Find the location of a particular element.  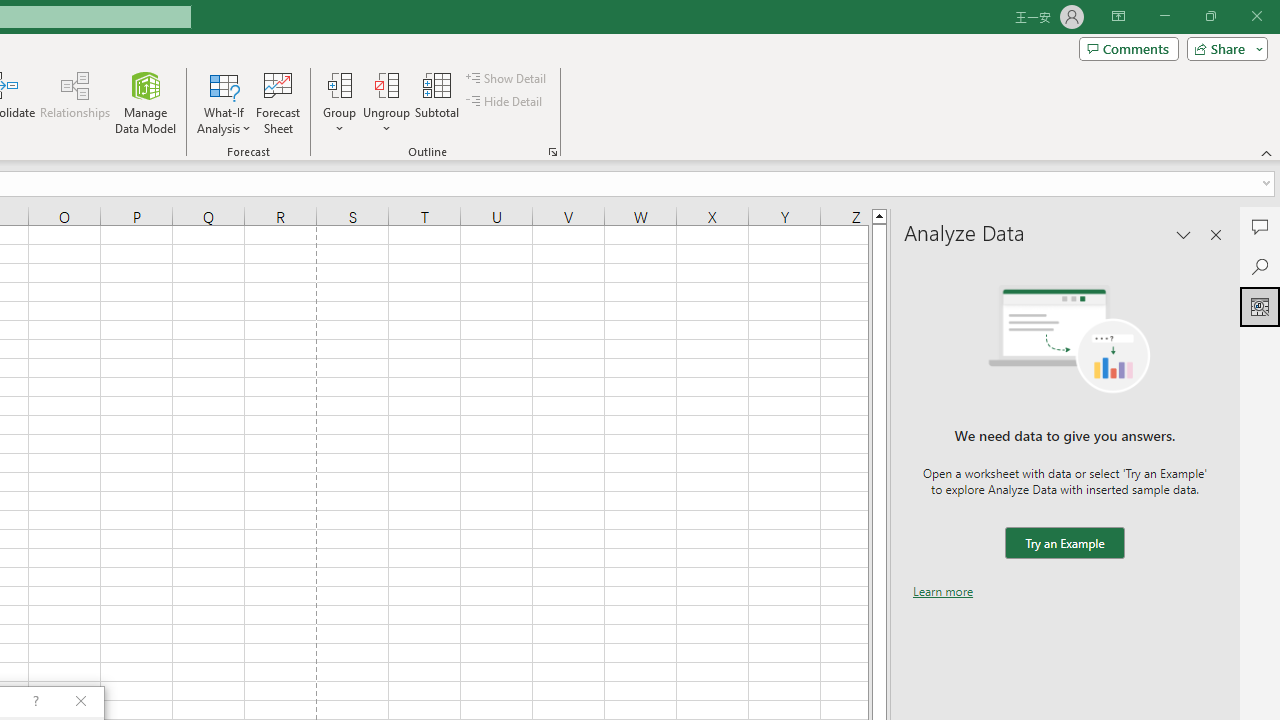

'Relationships' is located at coordinates (75, 103).